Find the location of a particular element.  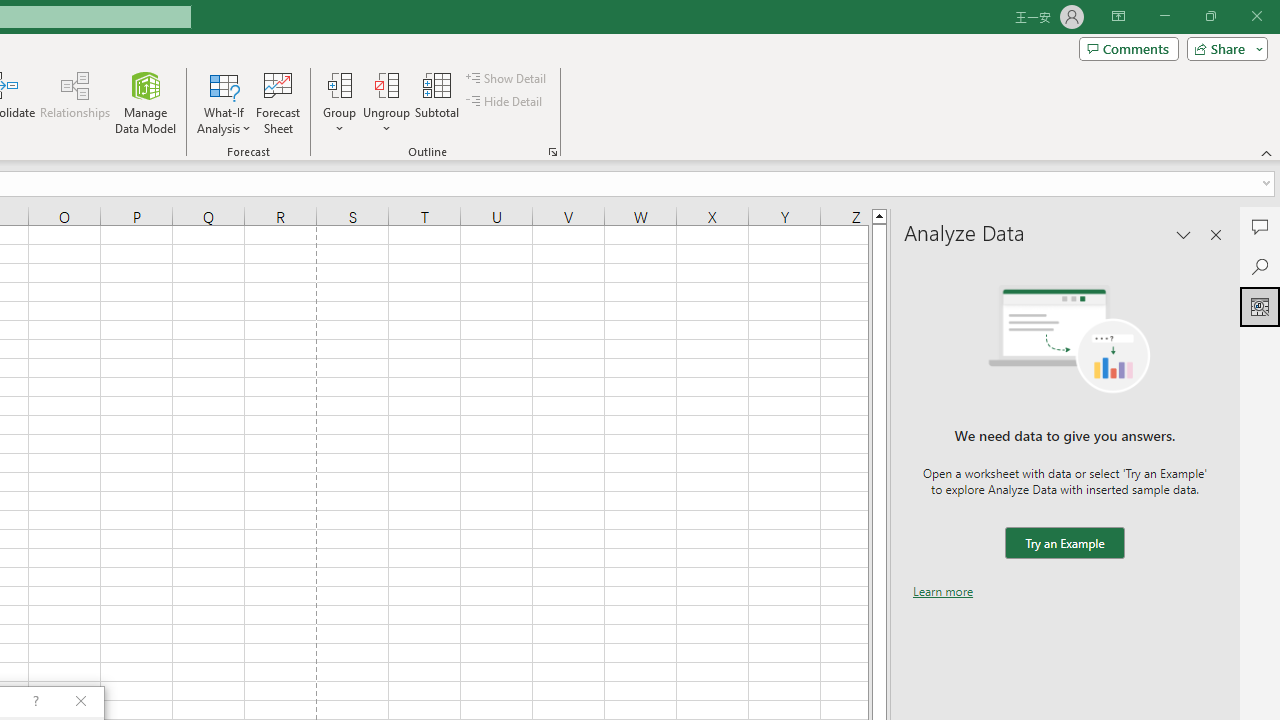

'Relationships' is located at coordinates (75, 103).